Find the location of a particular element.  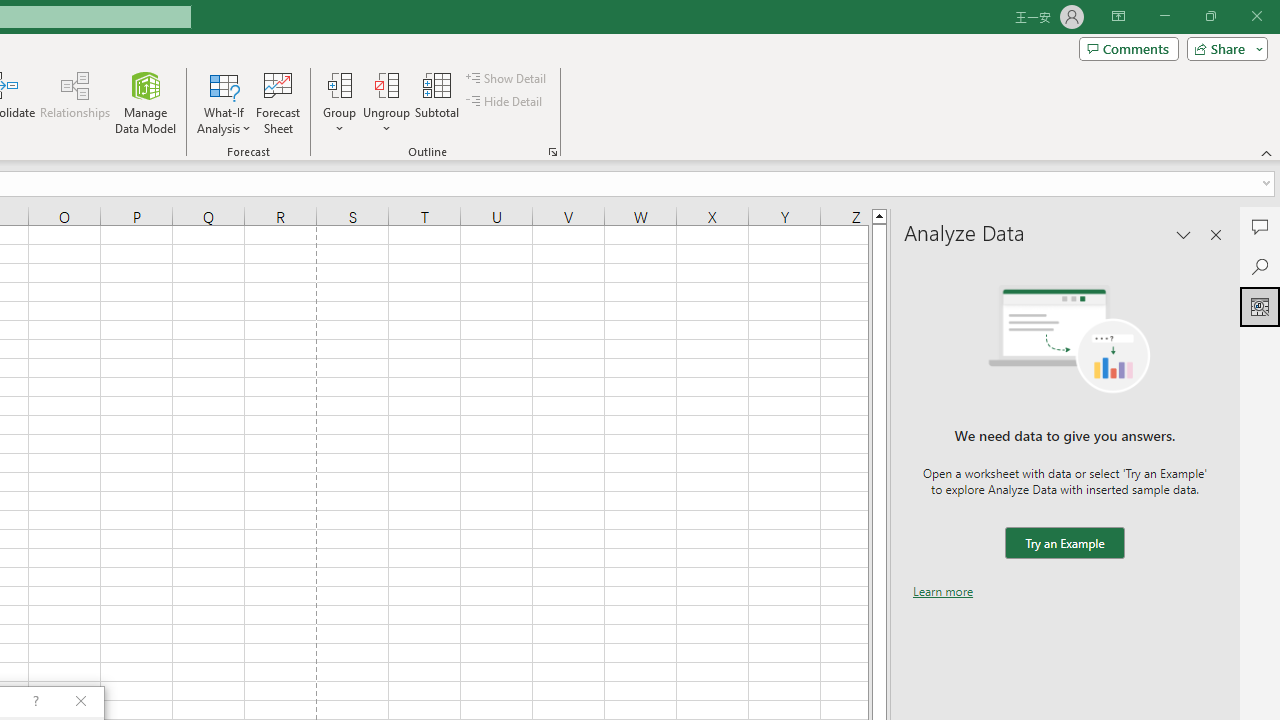

'Relationships' is located at coordinates (75, 103).